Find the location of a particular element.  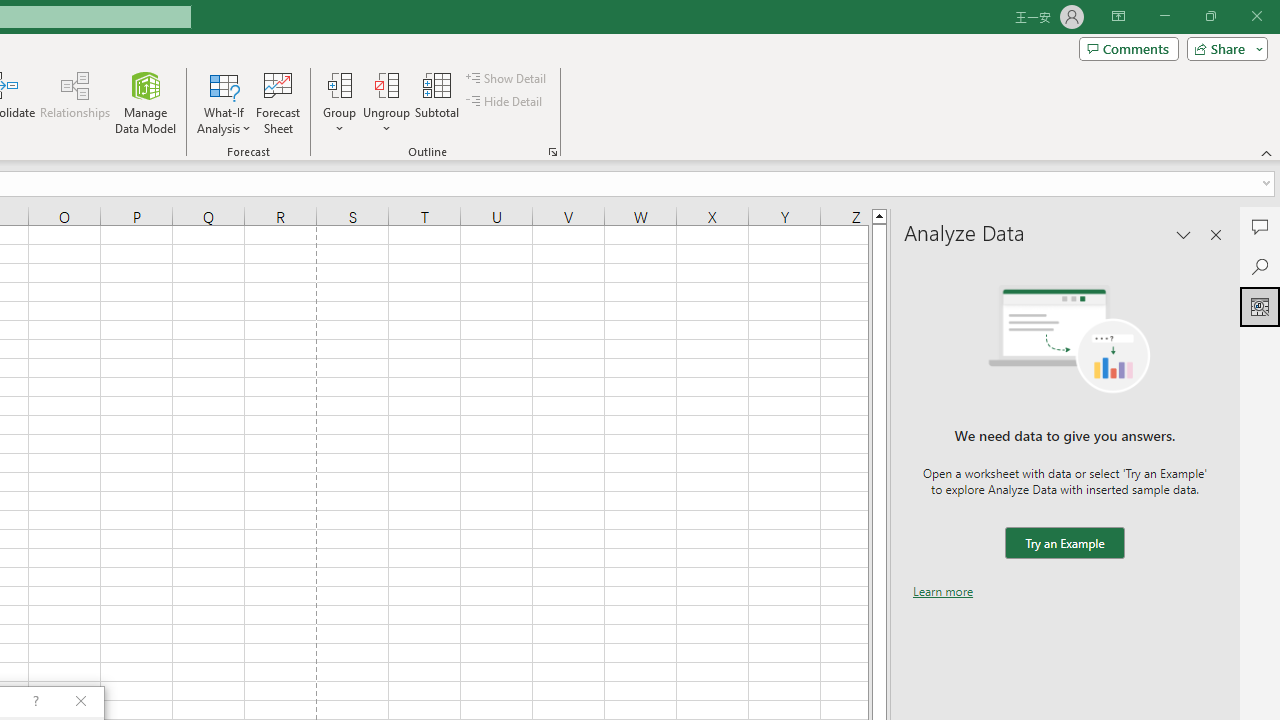

'Relationships' is located at coordinates (75, 103).